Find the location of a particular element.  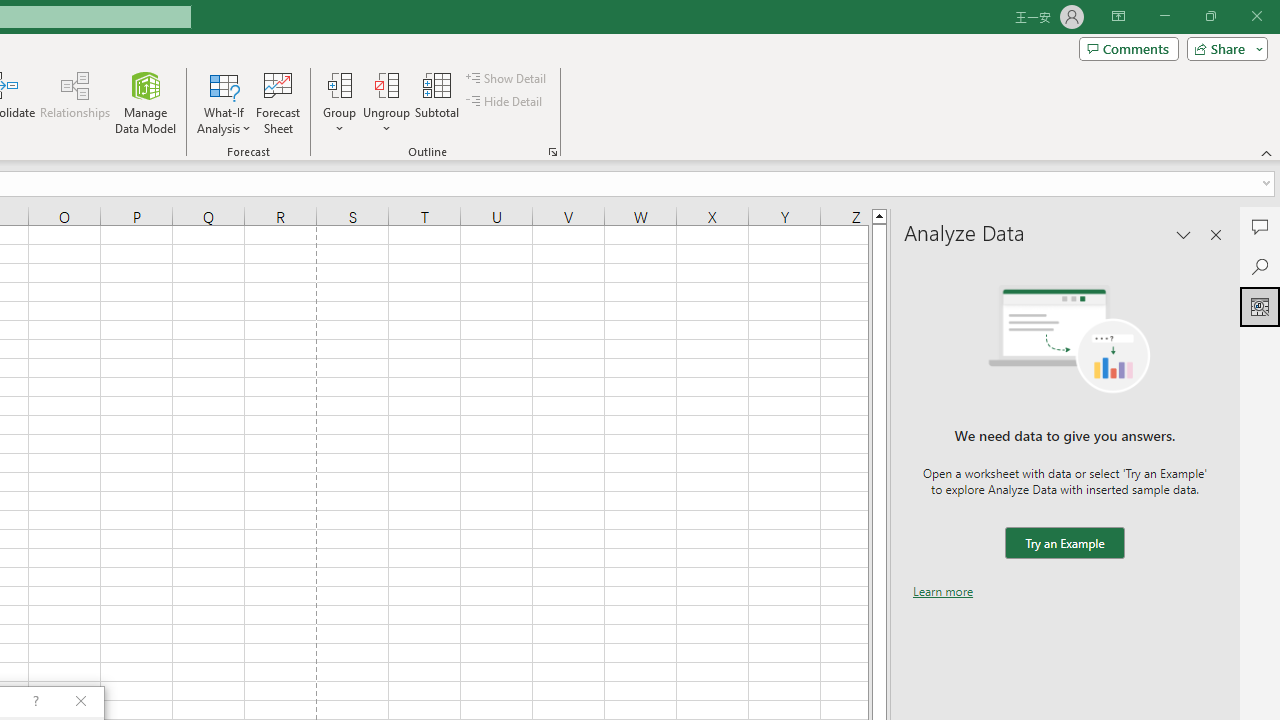

'Relationships' is located at coordinates (75, 103).